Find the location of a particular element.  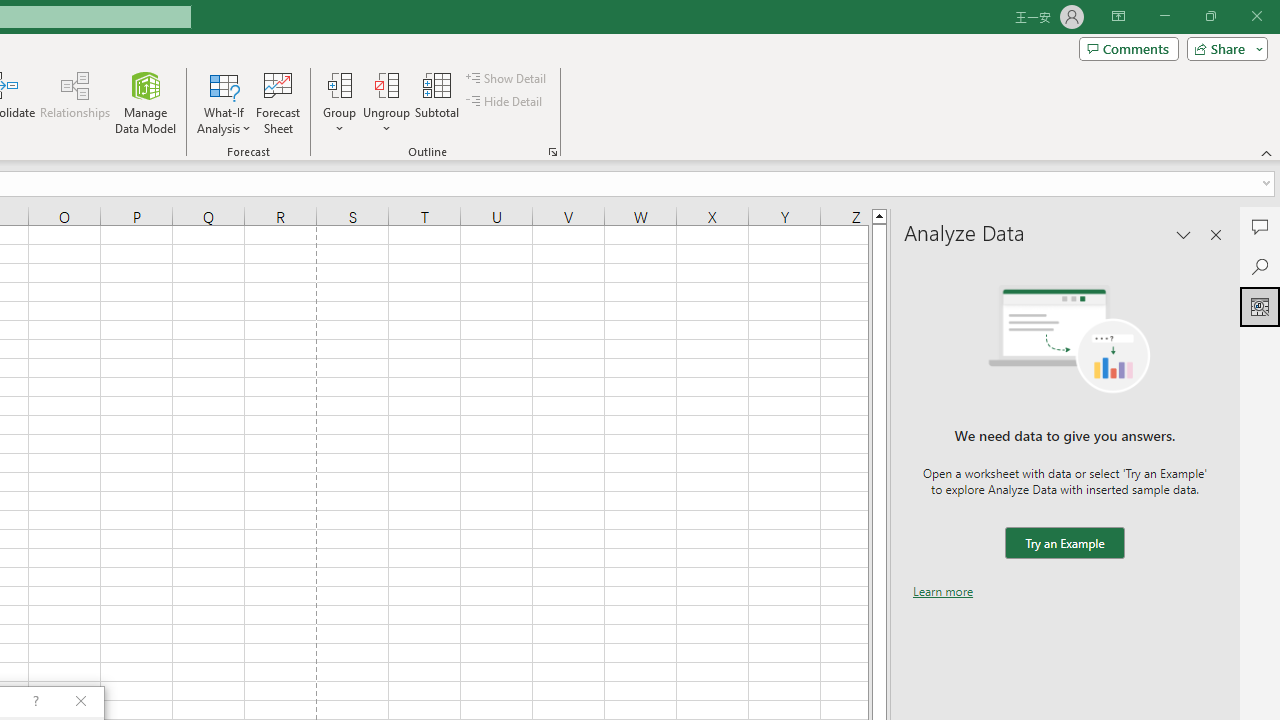

'Relationships' is located at coordinates (75, 103).